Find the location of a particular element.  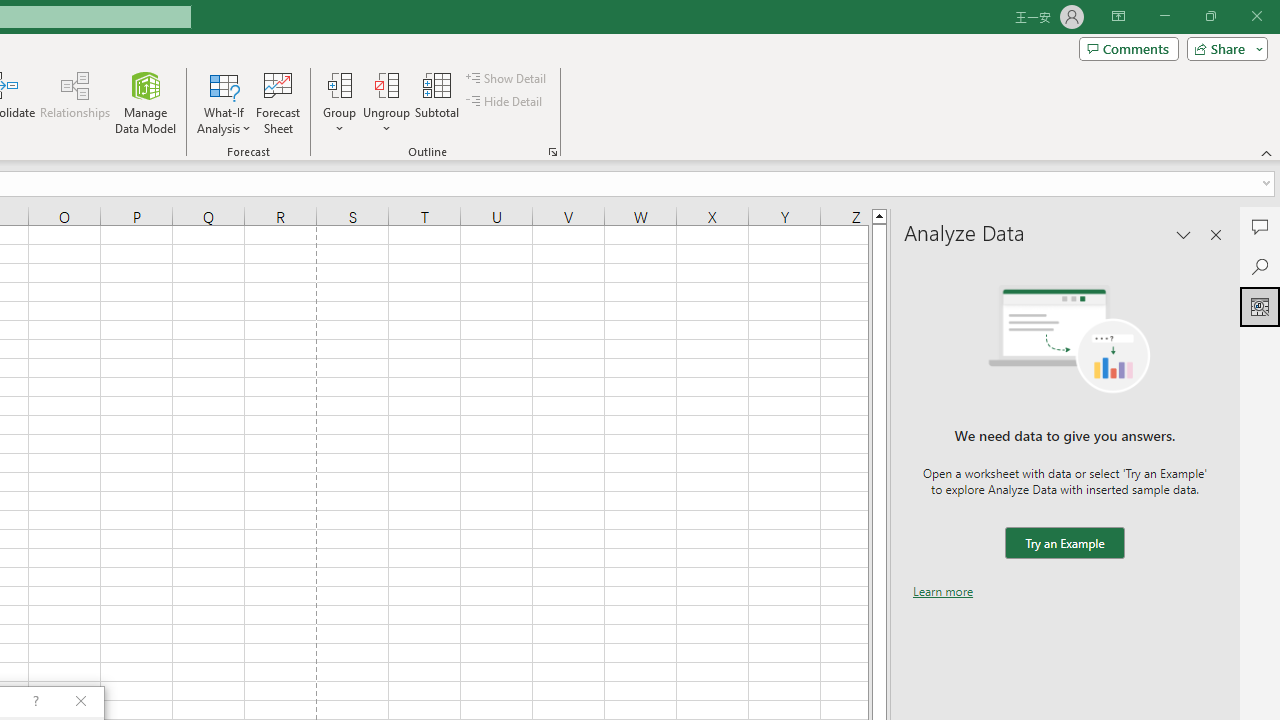

'Relationships' is located at coordinates (75, 103).